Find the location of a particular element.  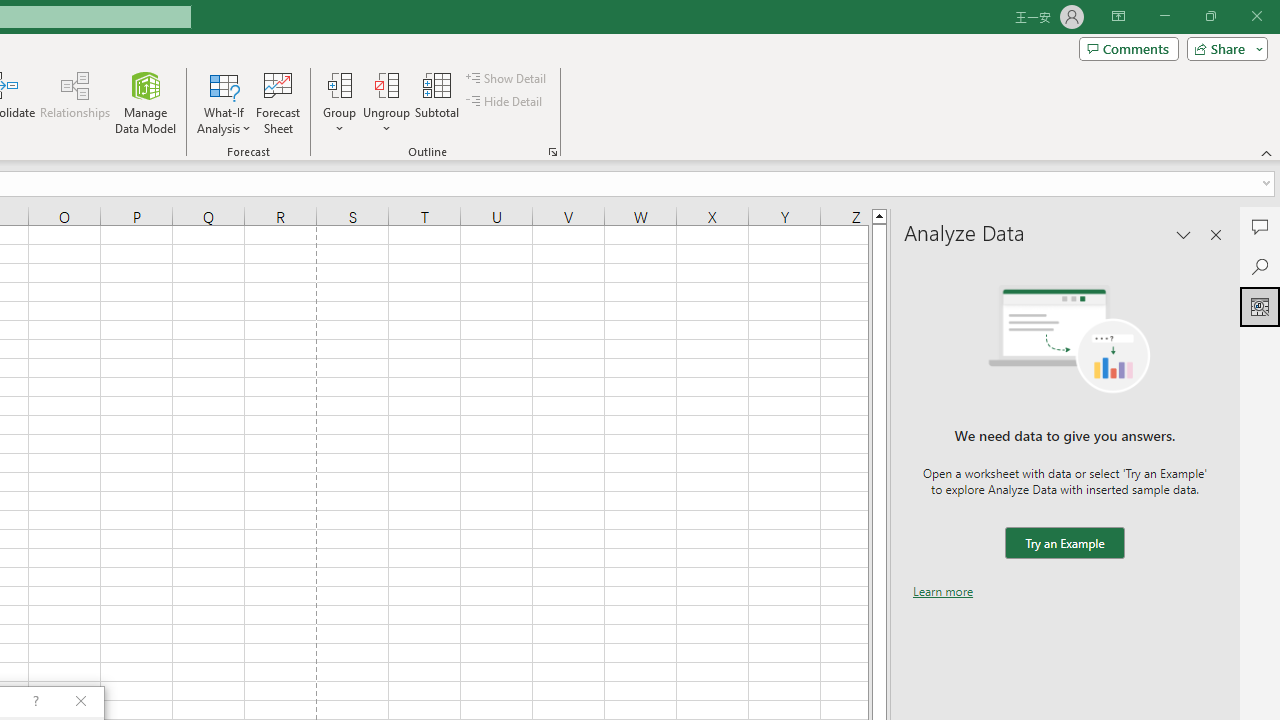

'Relationships' is located at coordinates (75, 103).